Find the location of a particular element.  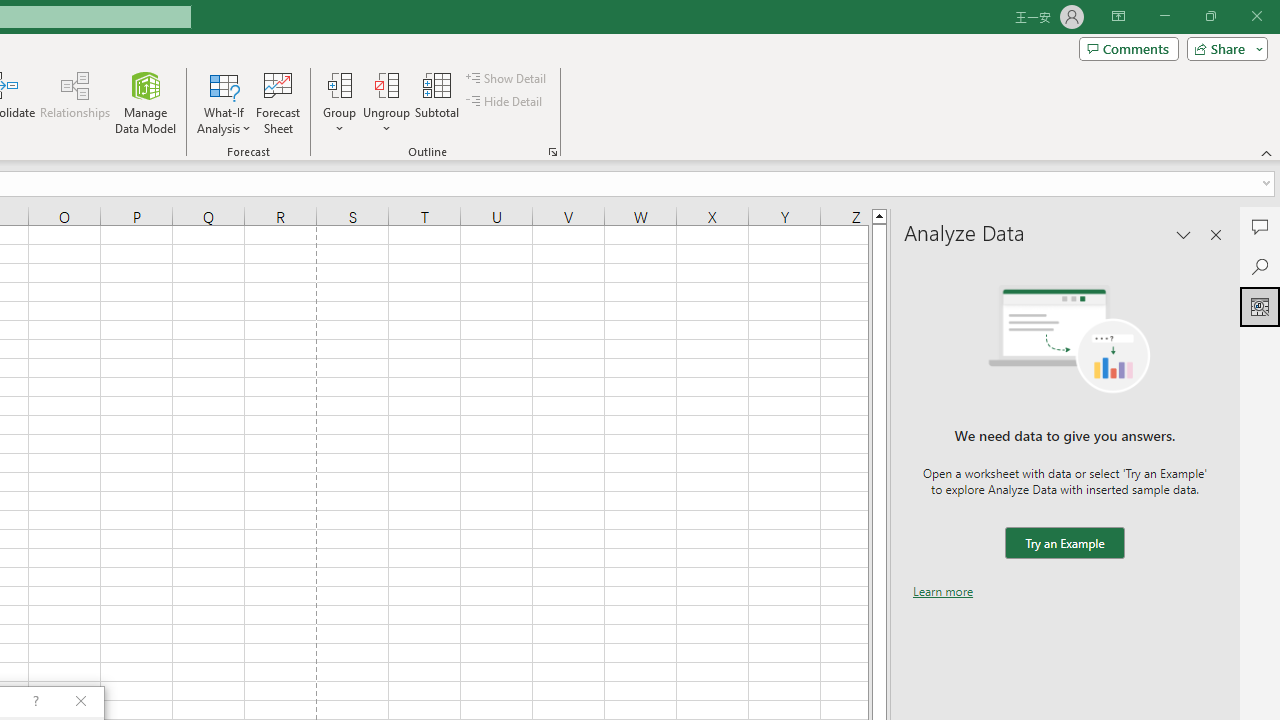

'Relationships' is located at coordinates (75, 103).